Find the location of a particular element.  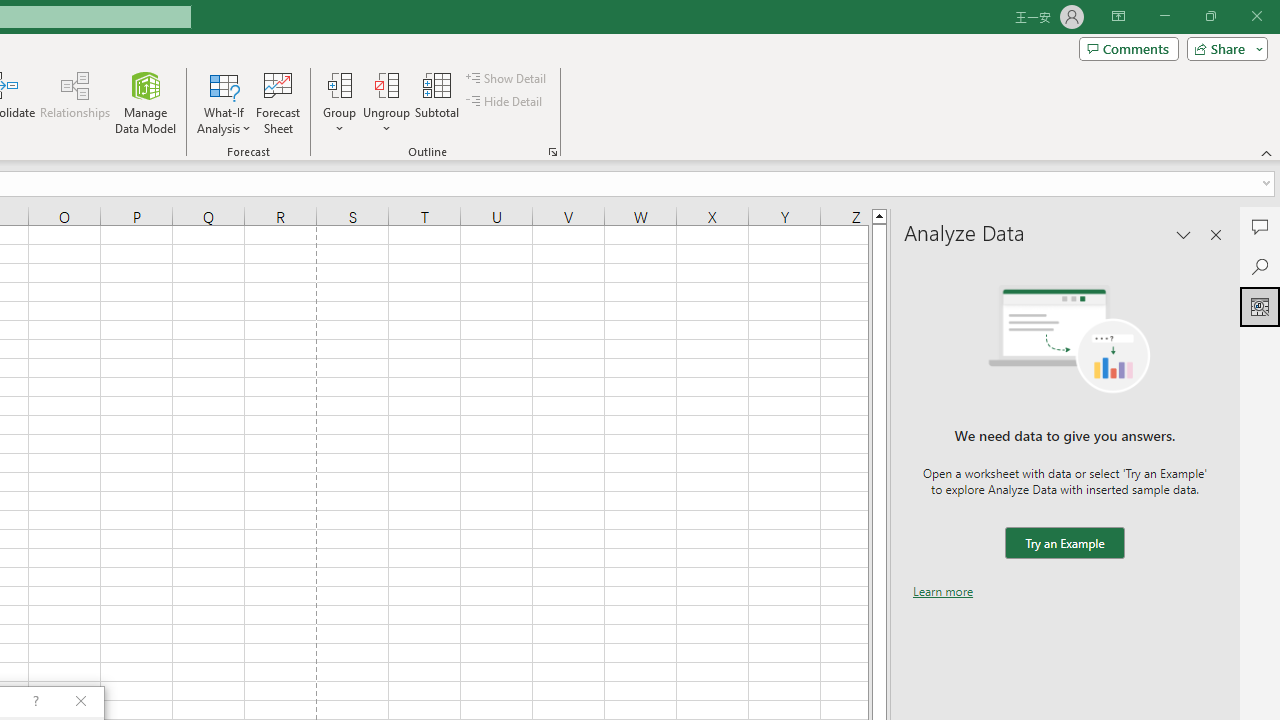

'Relationships' is located at coordinates (75, 103).